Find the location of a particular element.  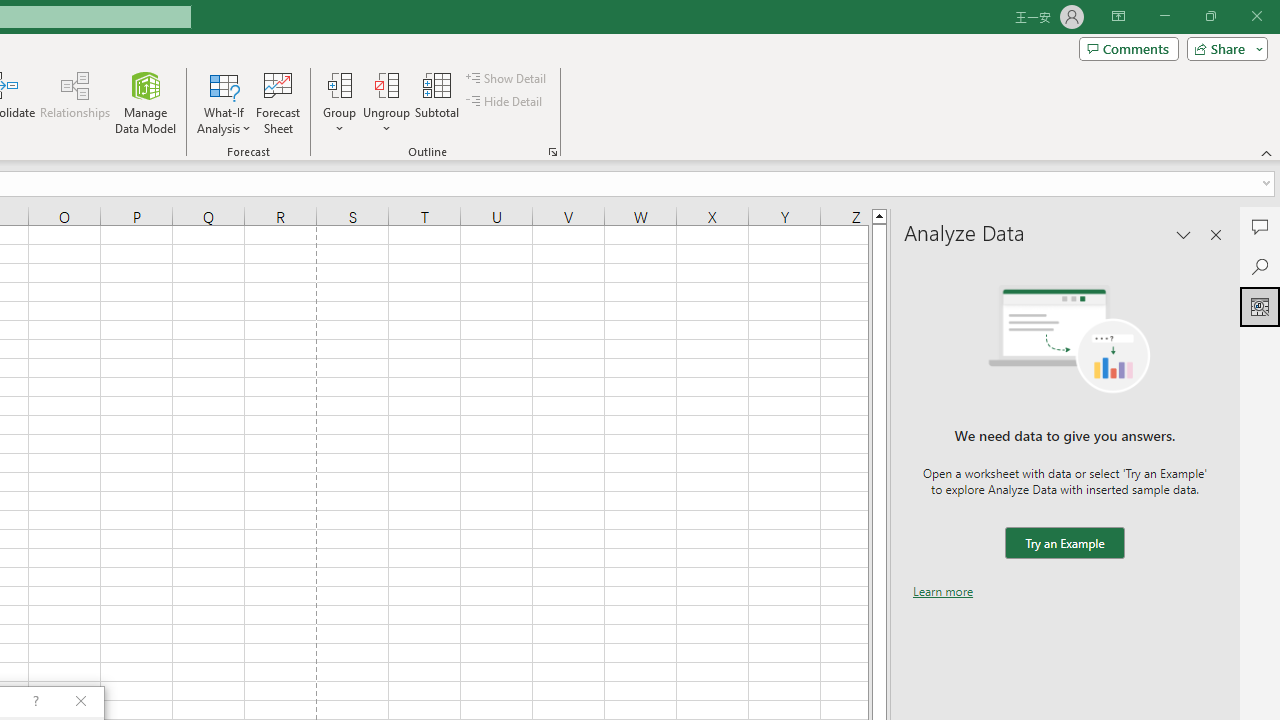

'Relationships' is located at coordinates (75, 103).